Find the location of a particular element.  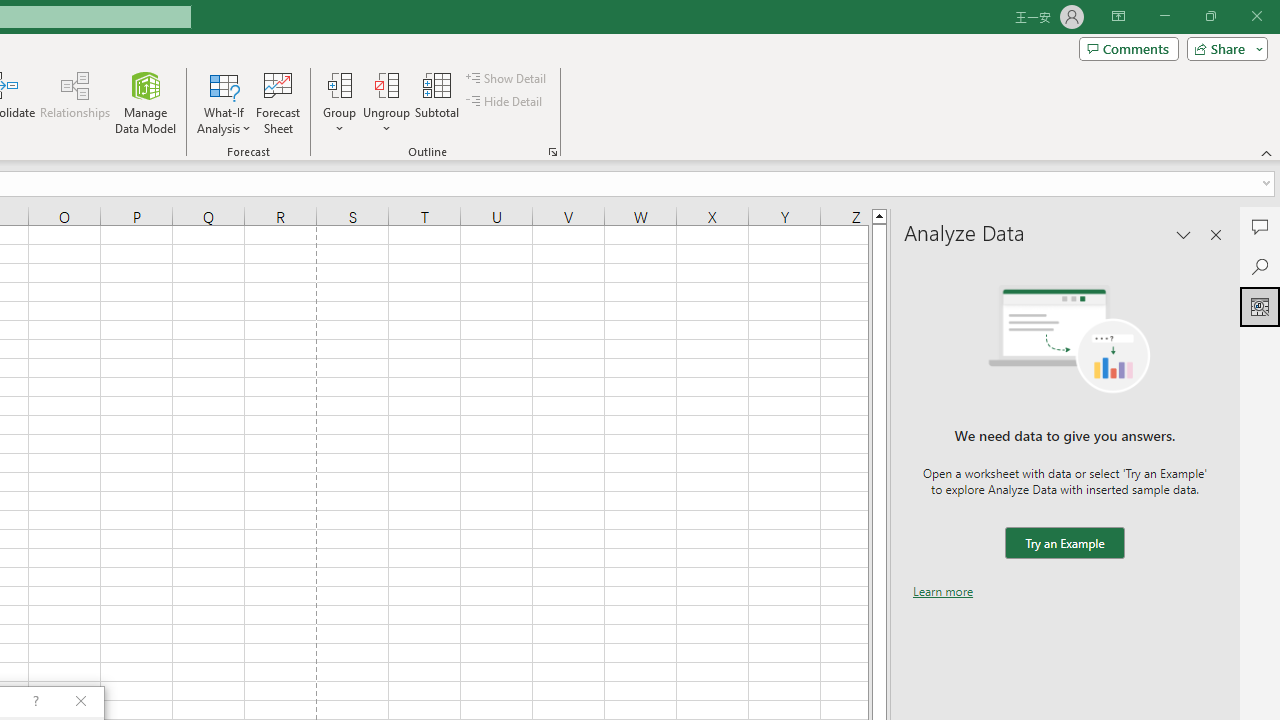

'Relationships' is located at coordinates (75, 103).